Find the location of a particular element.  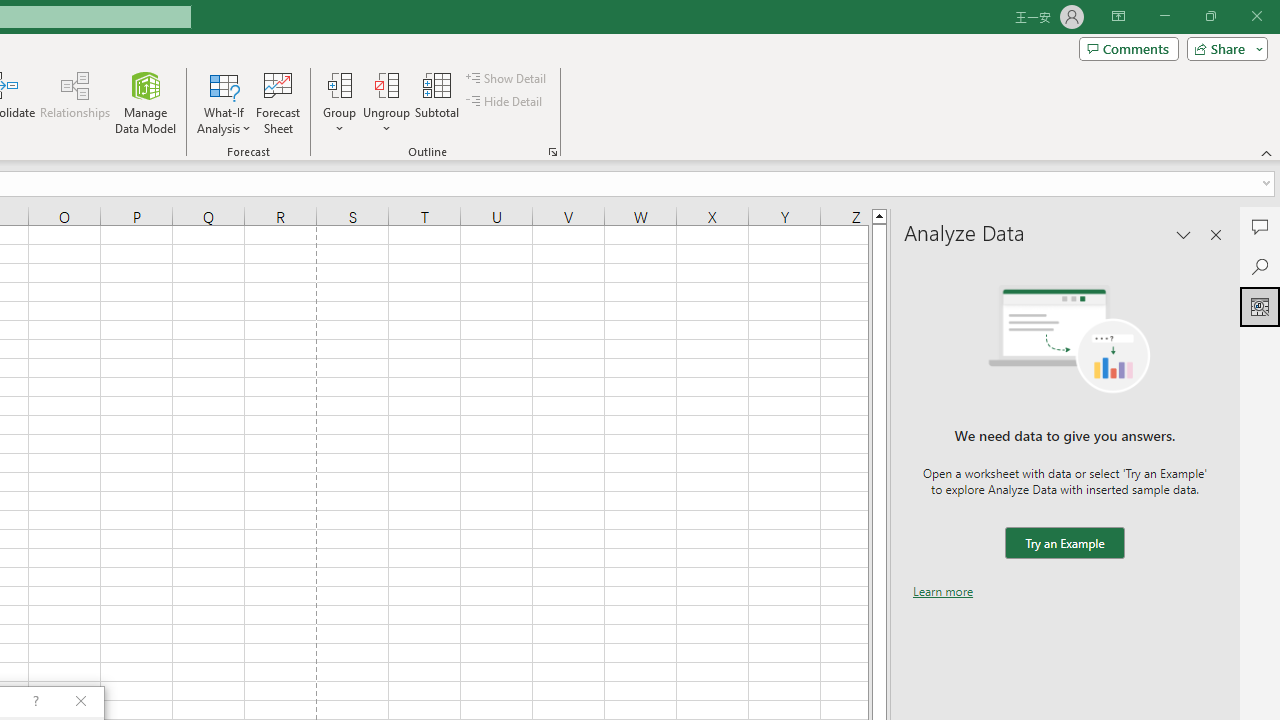

'Relationships' is located at coordinates (75, 103).